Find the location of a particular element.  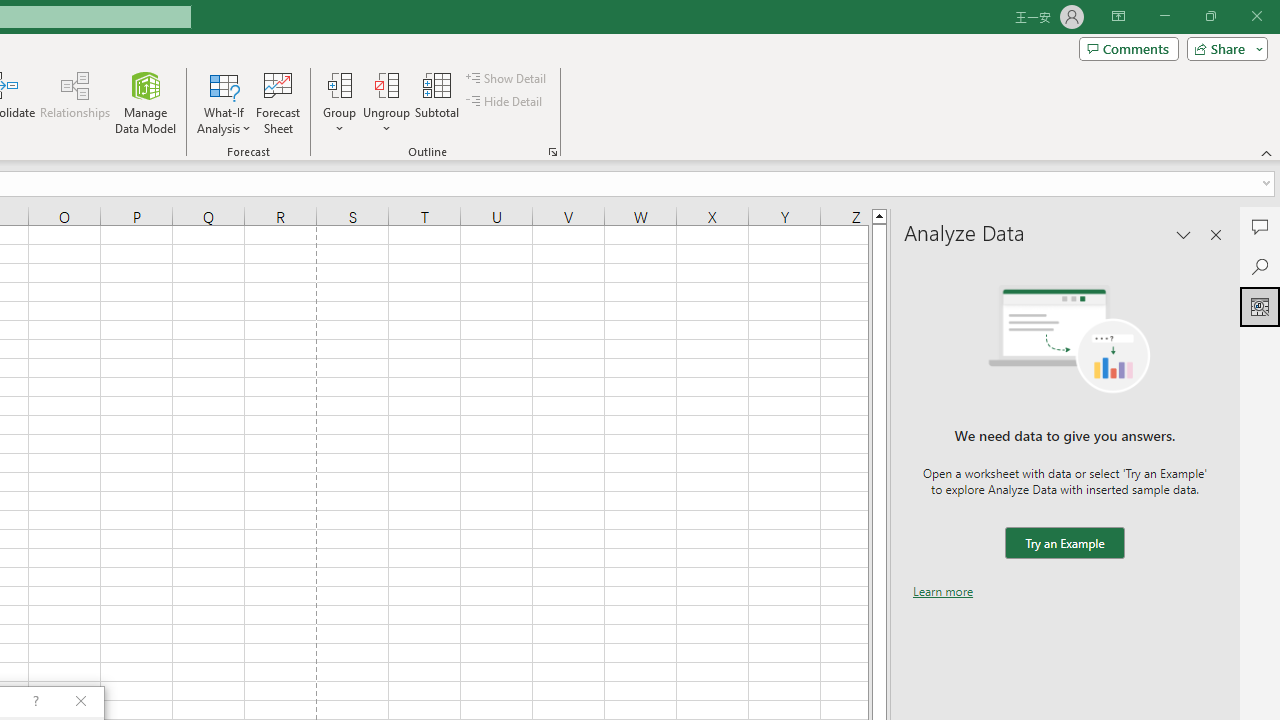

'Relationships' is located at coordinates (75, 103).